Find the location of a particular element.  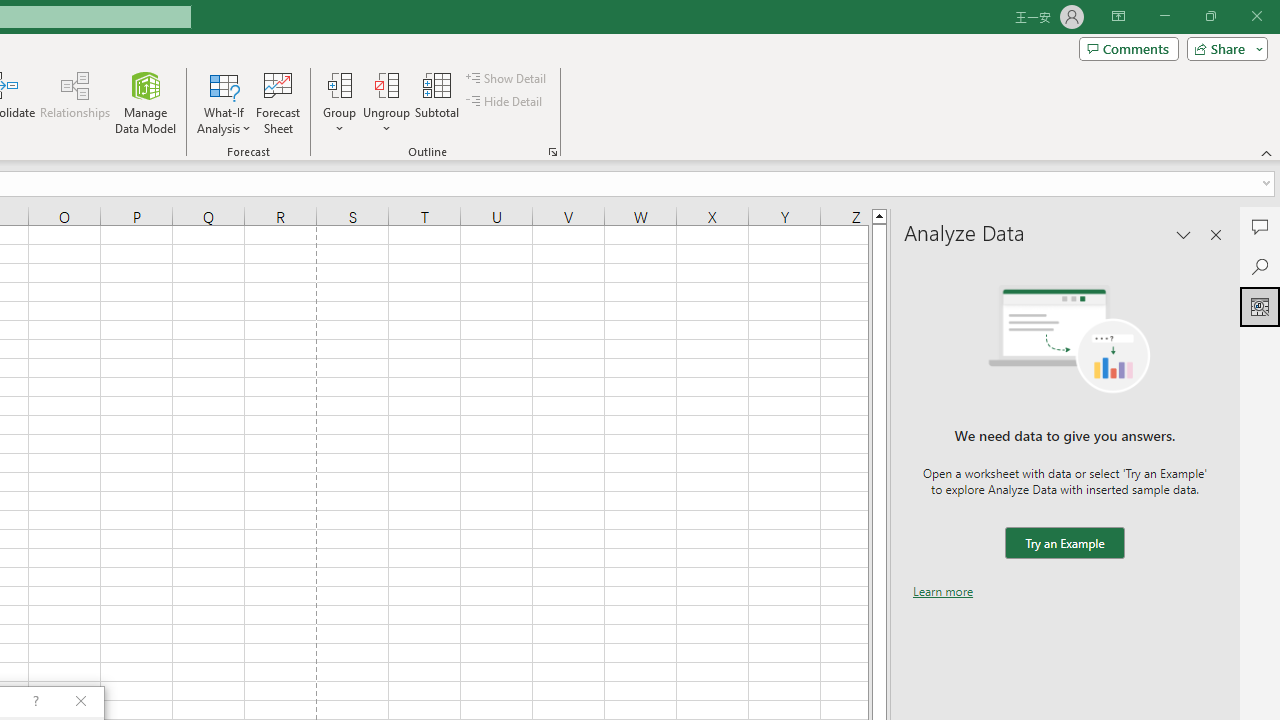

'Relationships' is located at coordinates (75, 103).